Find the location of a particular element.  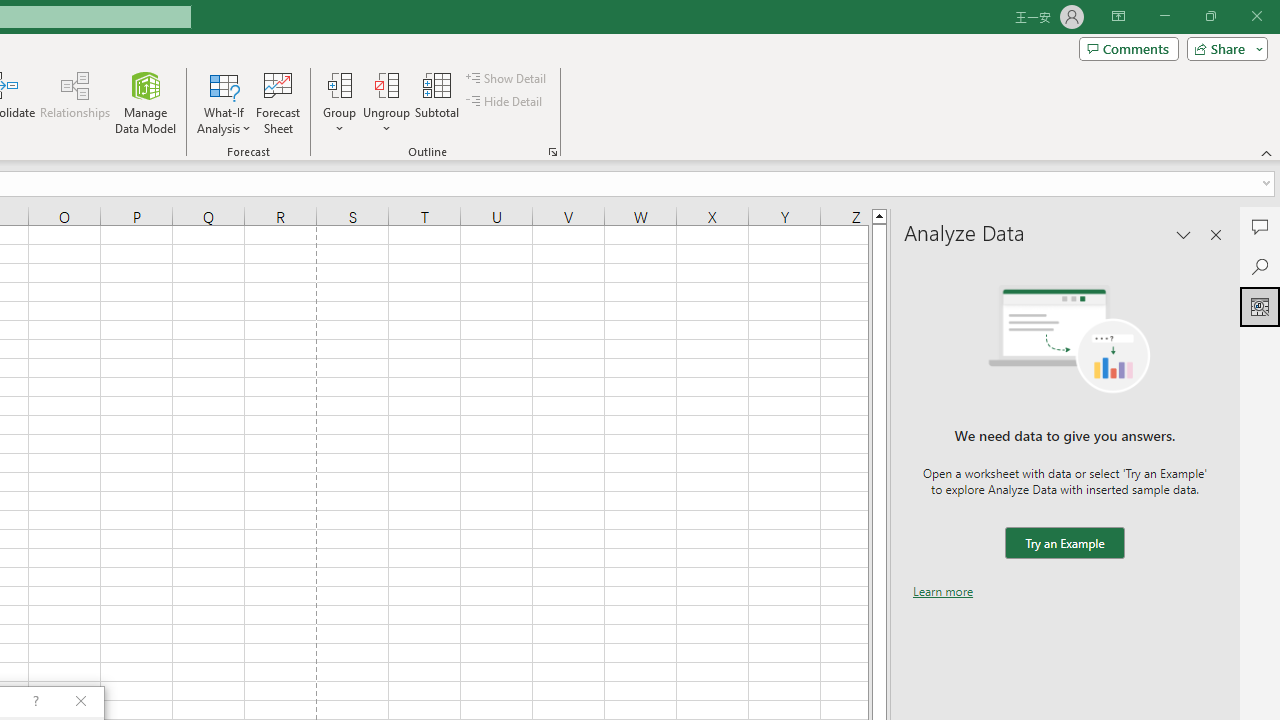

'Relationships' is located at coordinates (75, 103).